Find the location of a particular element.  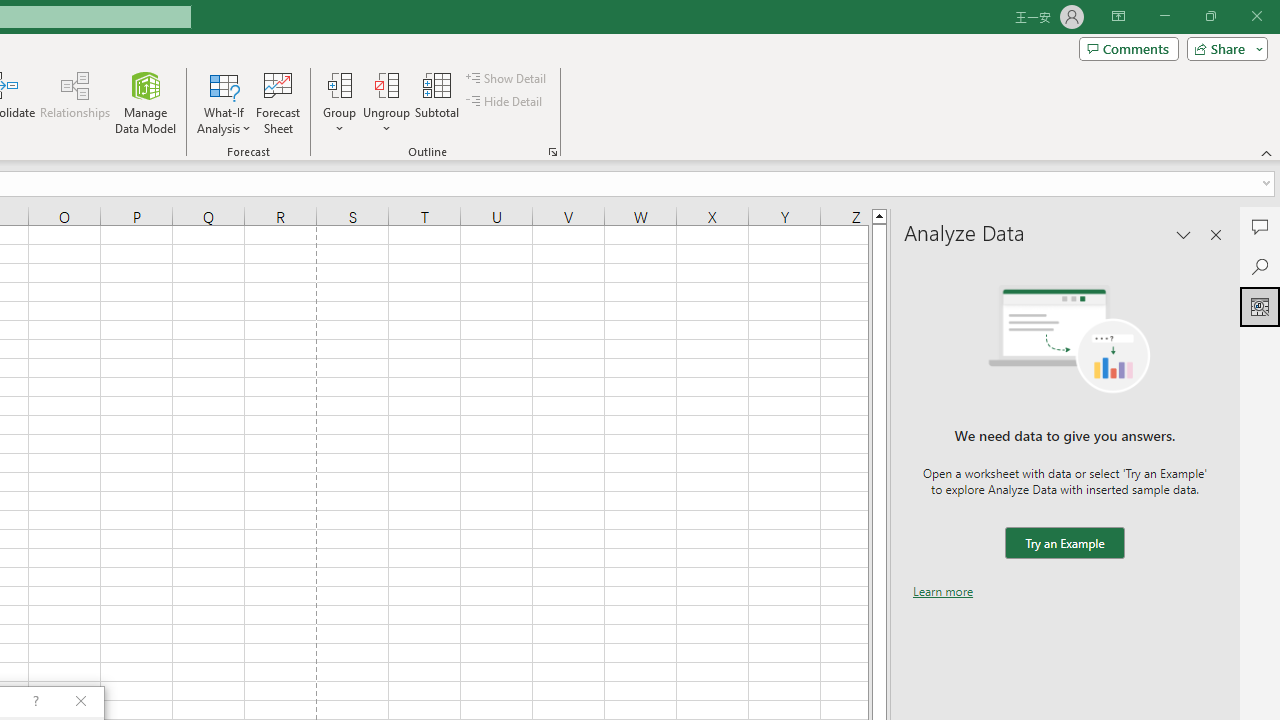

'Relationships' is located at coordinates (75, 103).